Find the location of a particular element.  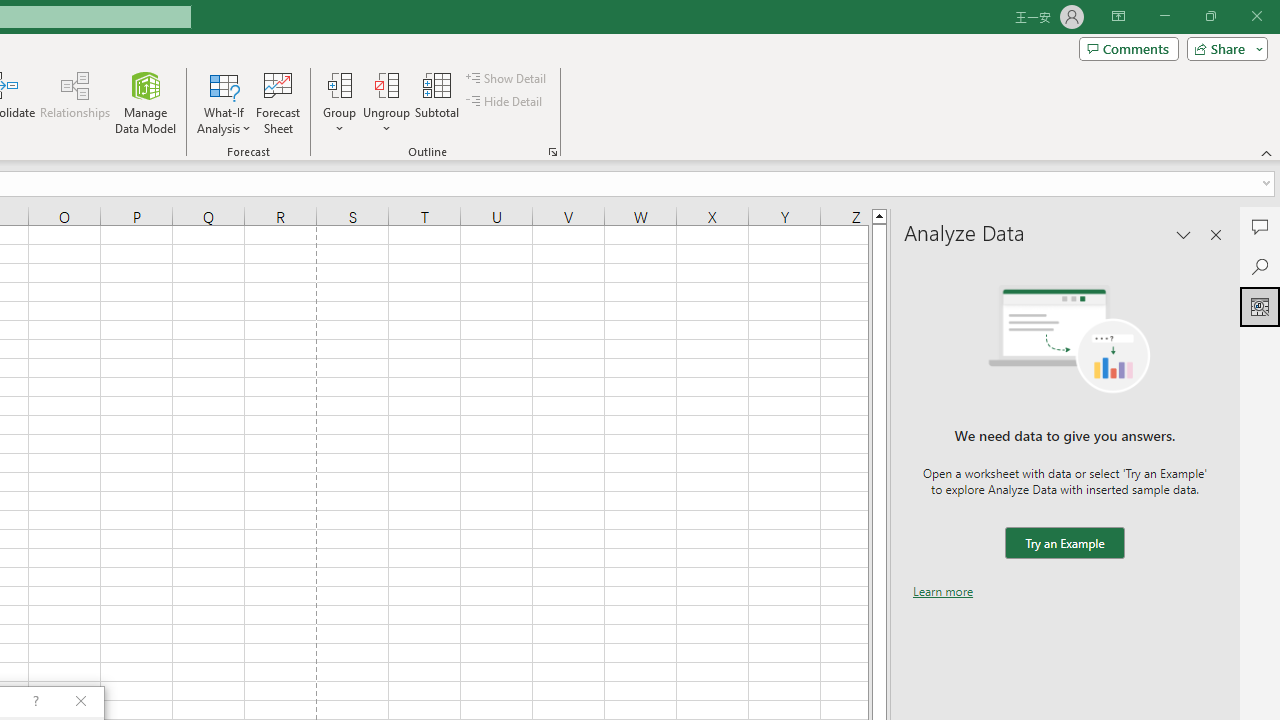

'Relationships' is located at coordinates (75, 103).